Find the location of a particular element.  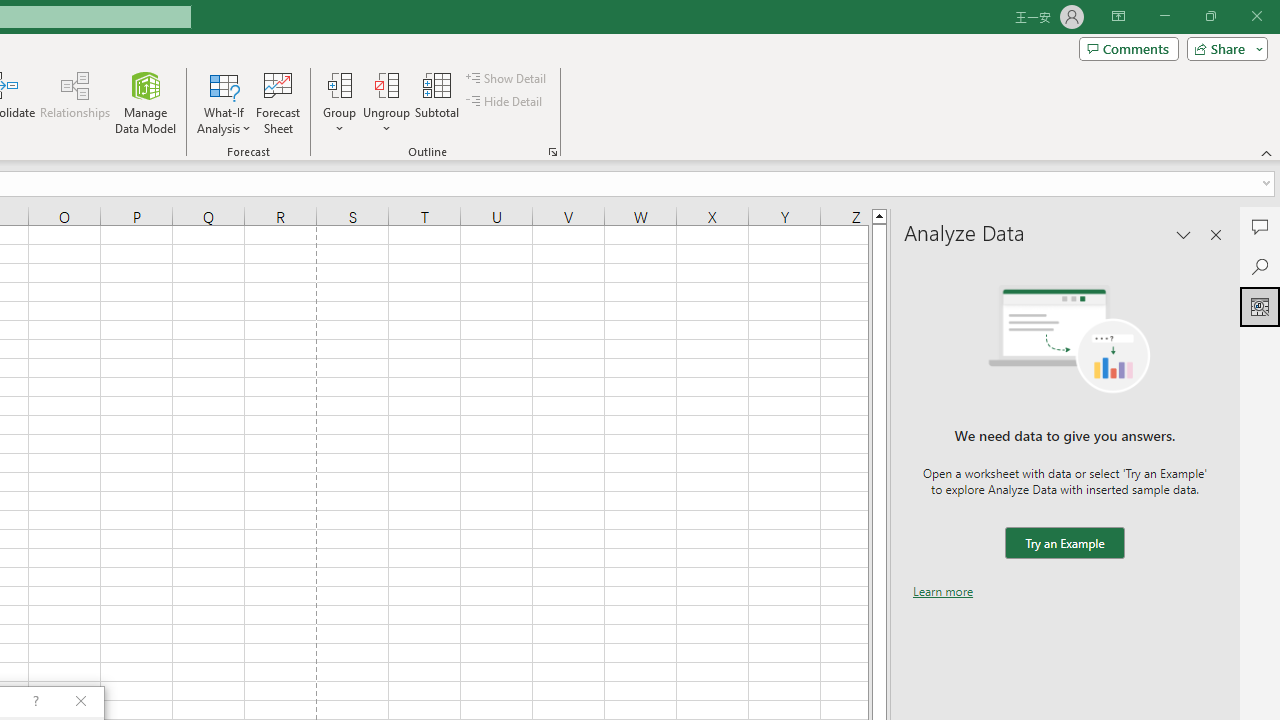

'Relationships' is located at coordinates (75, 103).